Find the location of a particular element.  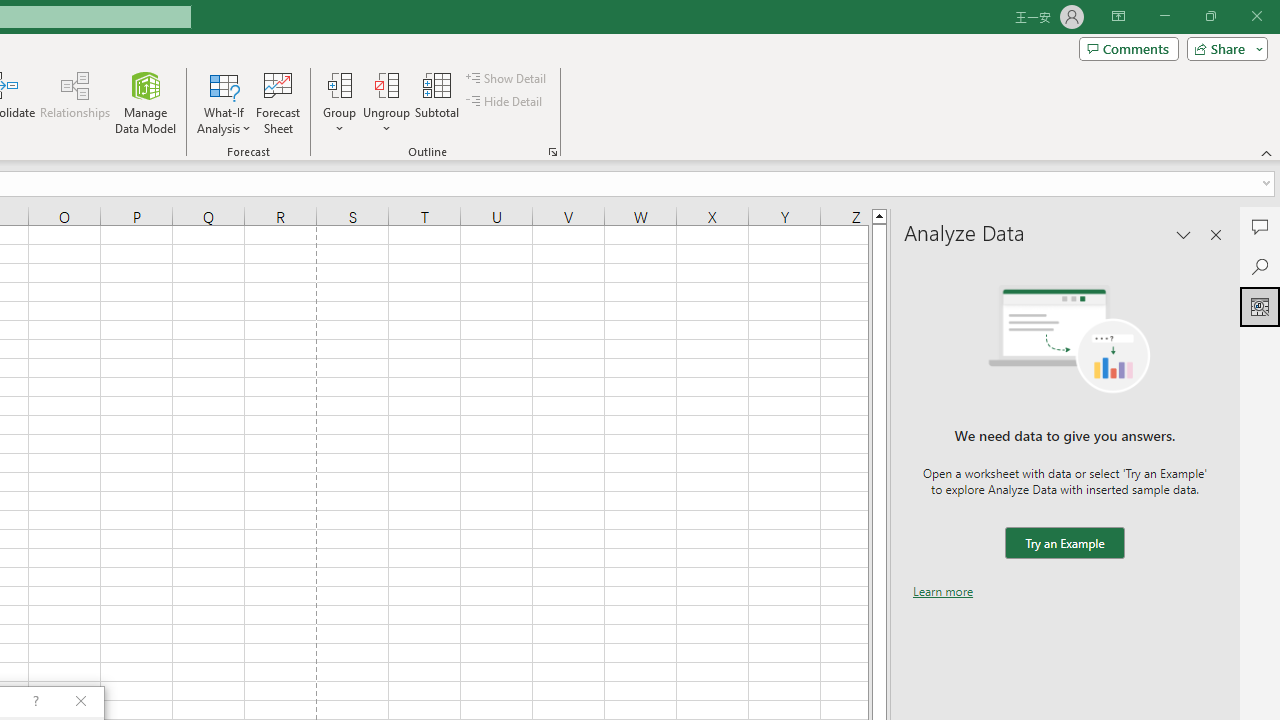

'Relationships' is located at coordinates (75, 103).